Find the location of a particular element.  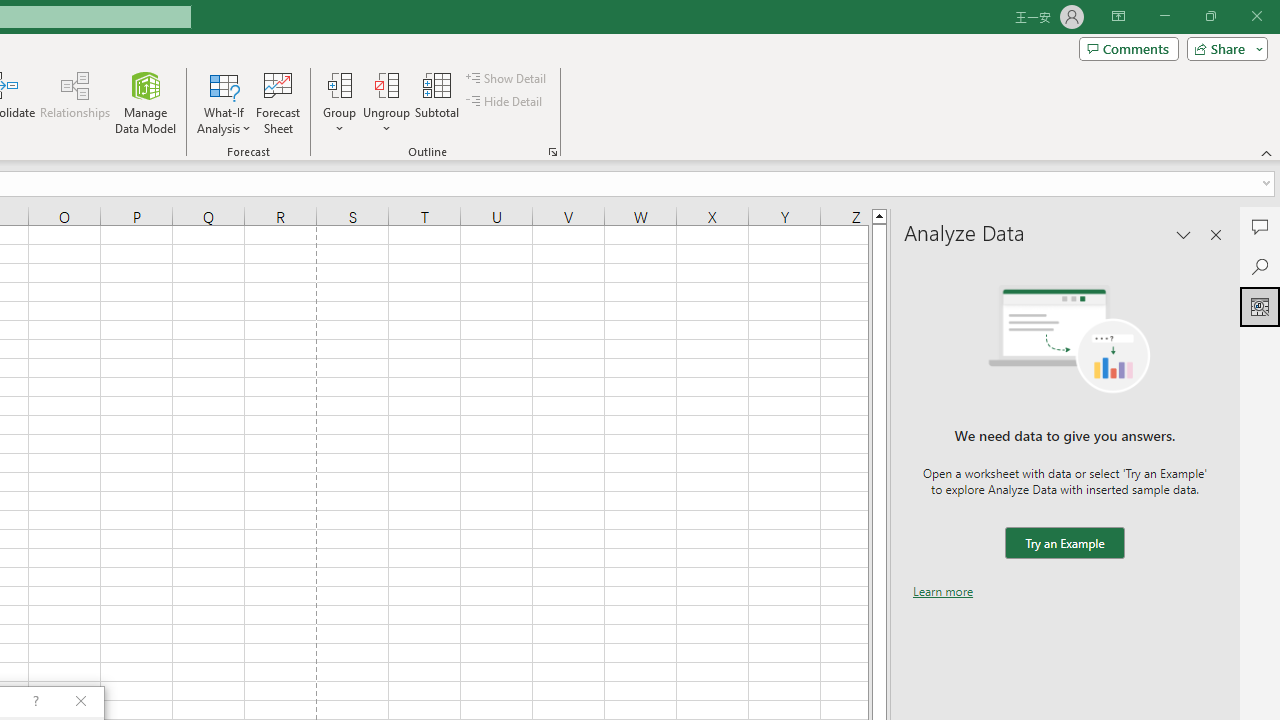

'Relationships' is located at coordinates (75, 103).